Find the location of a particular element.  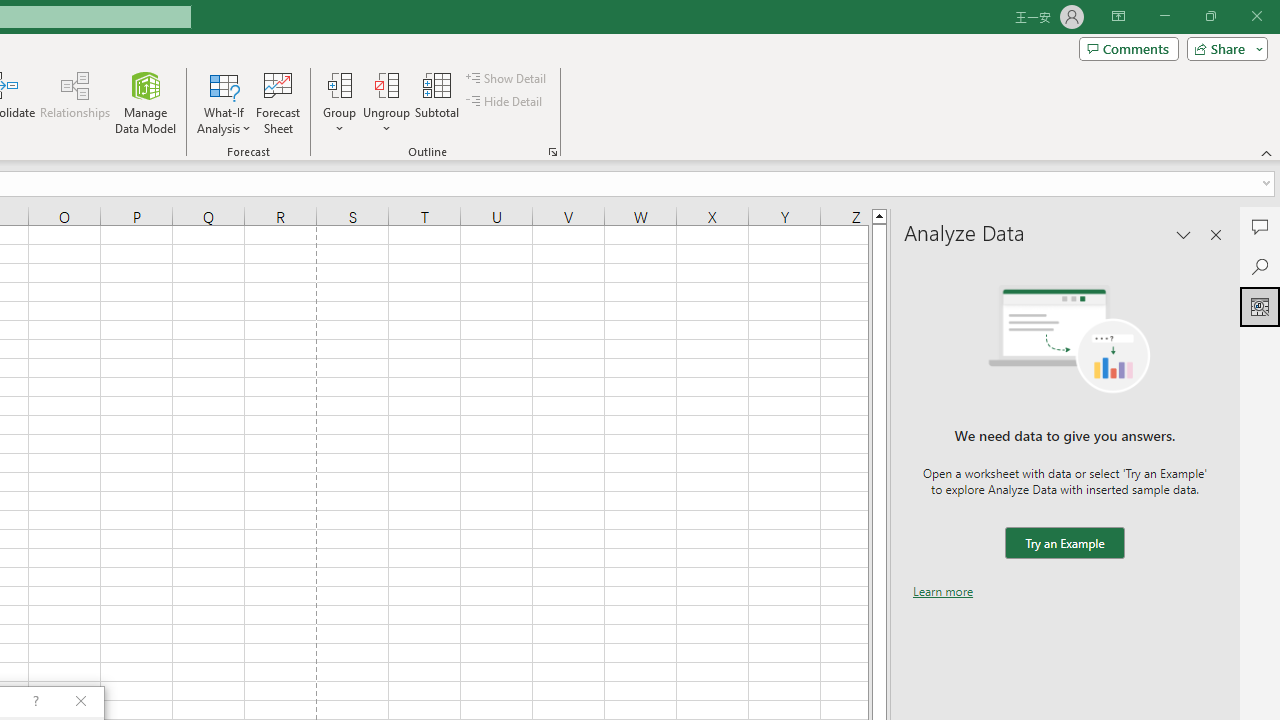

'Relationships' is located at coordinates (75, 103).